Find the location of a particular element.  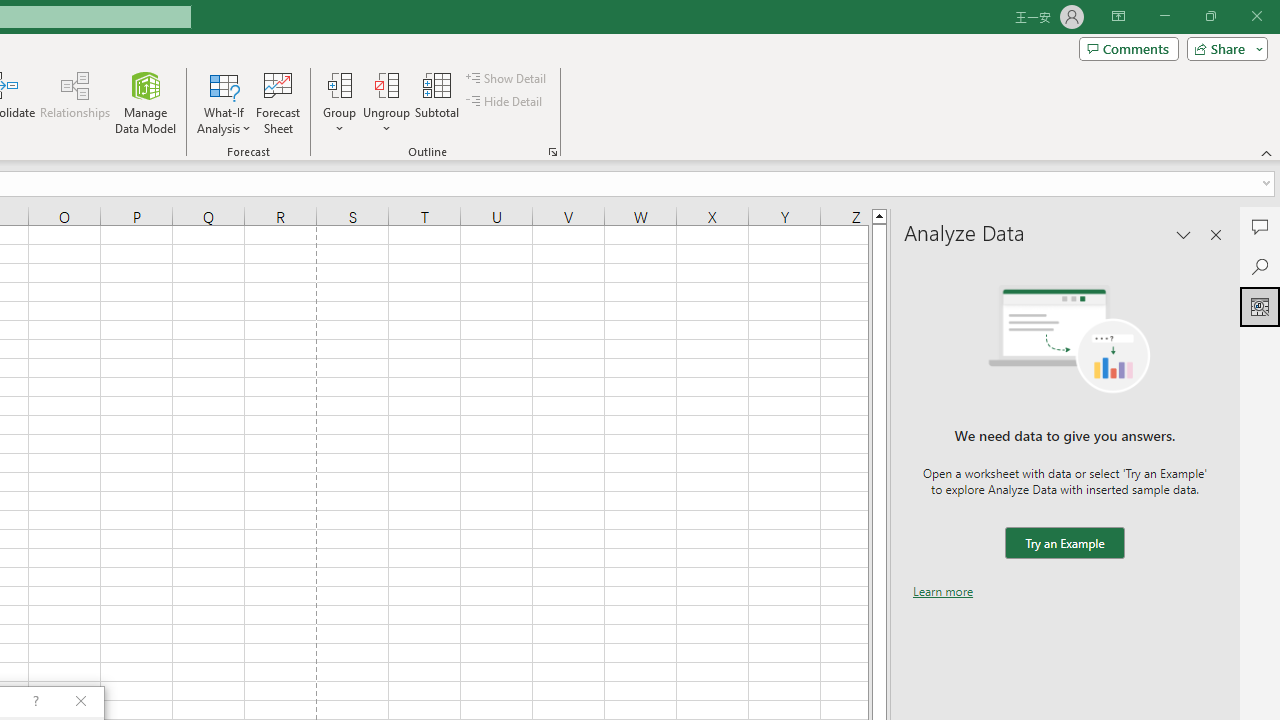

'Relationships' is located at coordinates (75, 103).